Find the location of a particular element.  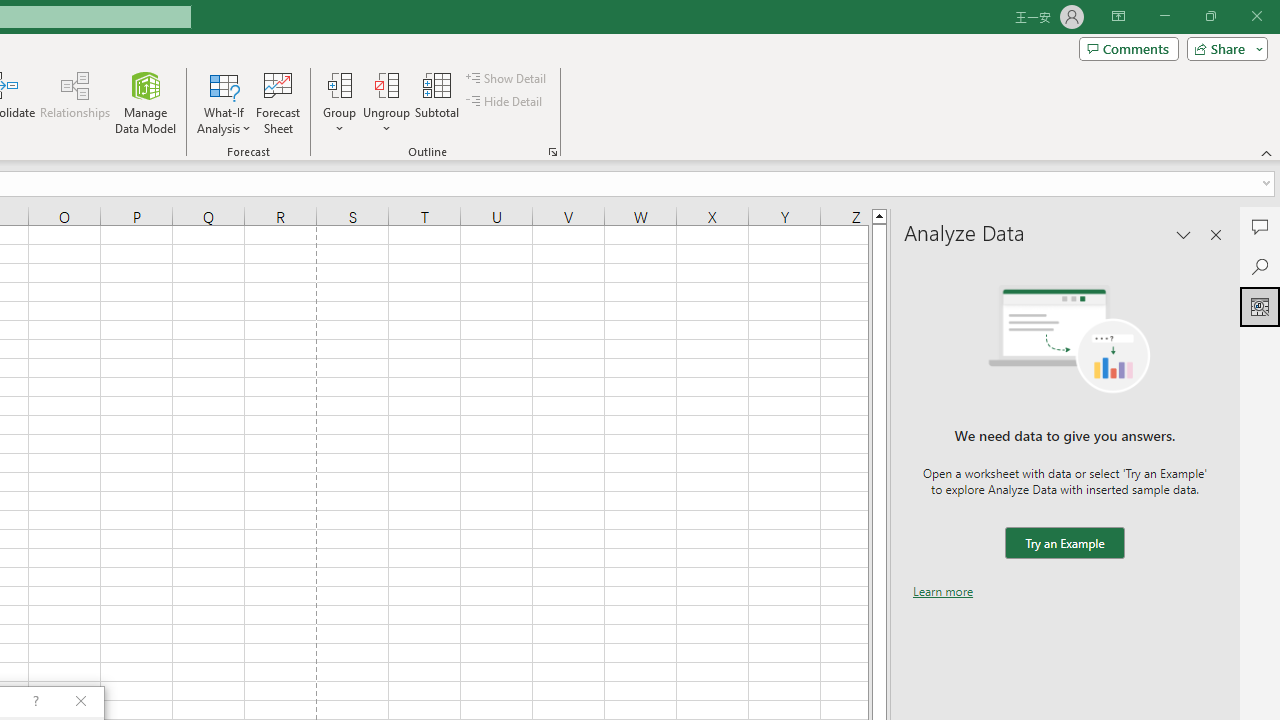

'Relationships' is located at coordinates (75, 103).